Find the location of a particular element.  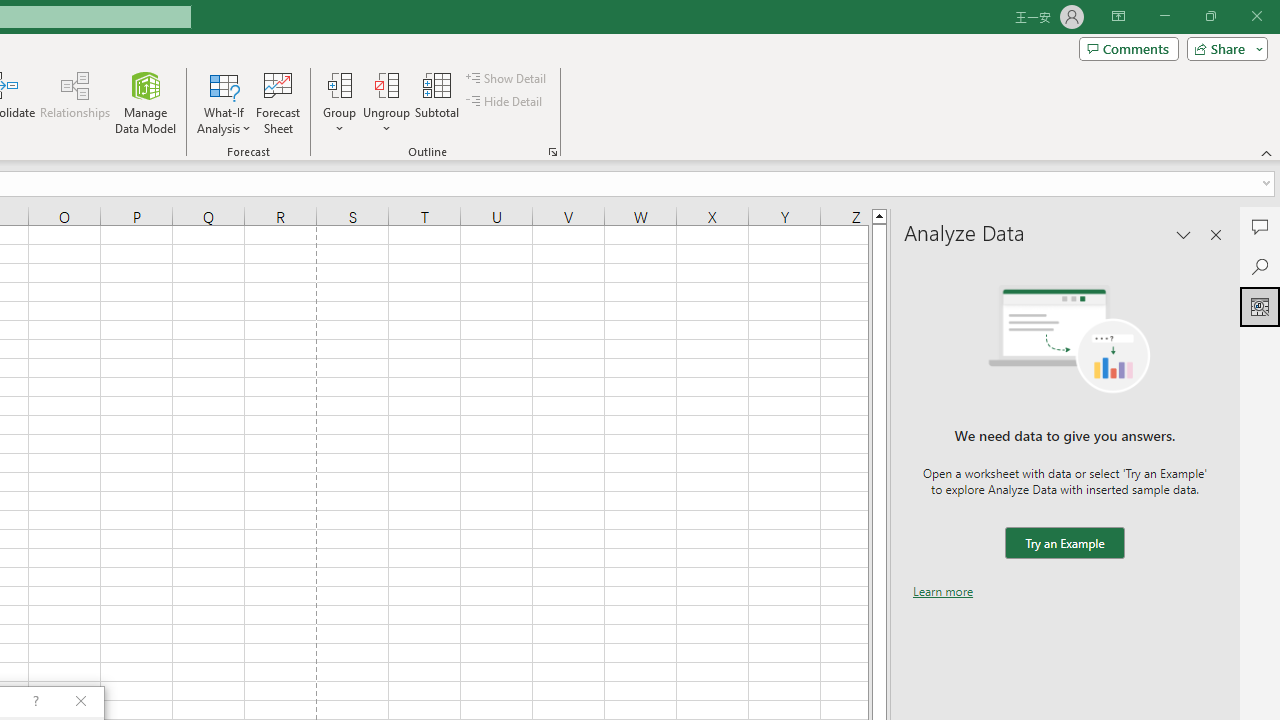

'Relationships' is located at coordinates (75, 103).